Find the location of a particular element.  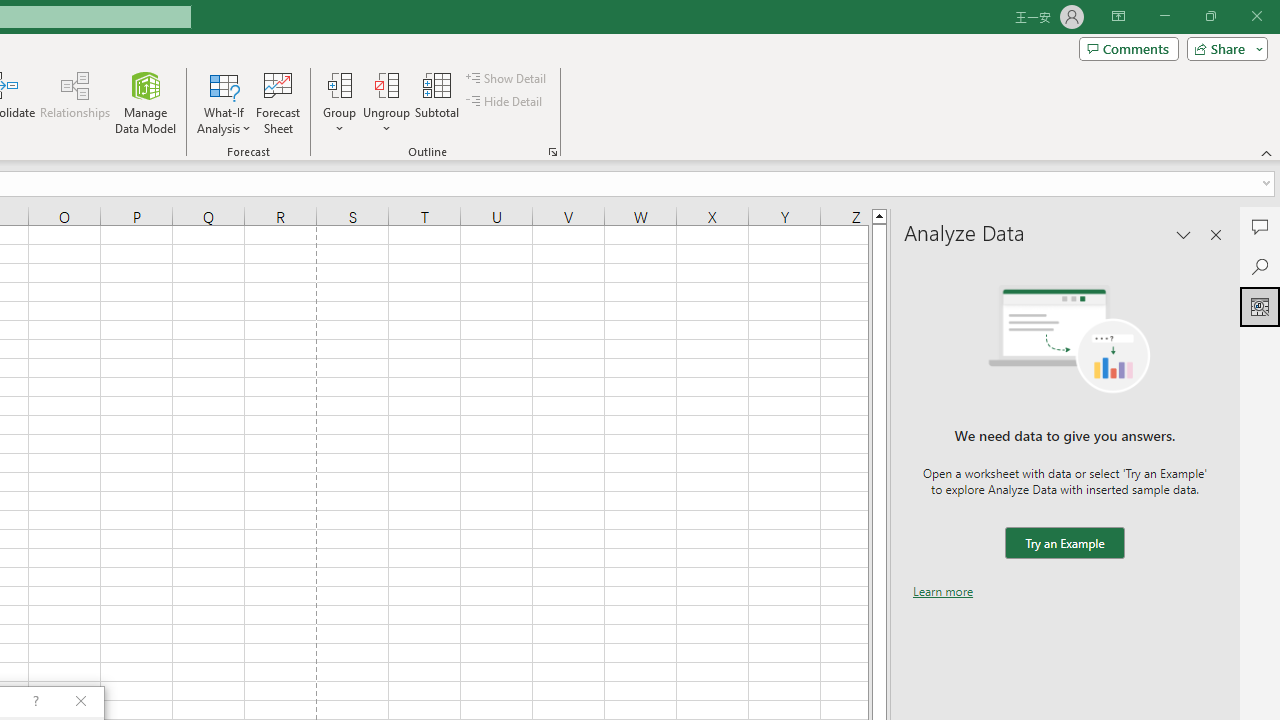

'Relationships' is located at coordinates (75, 103).